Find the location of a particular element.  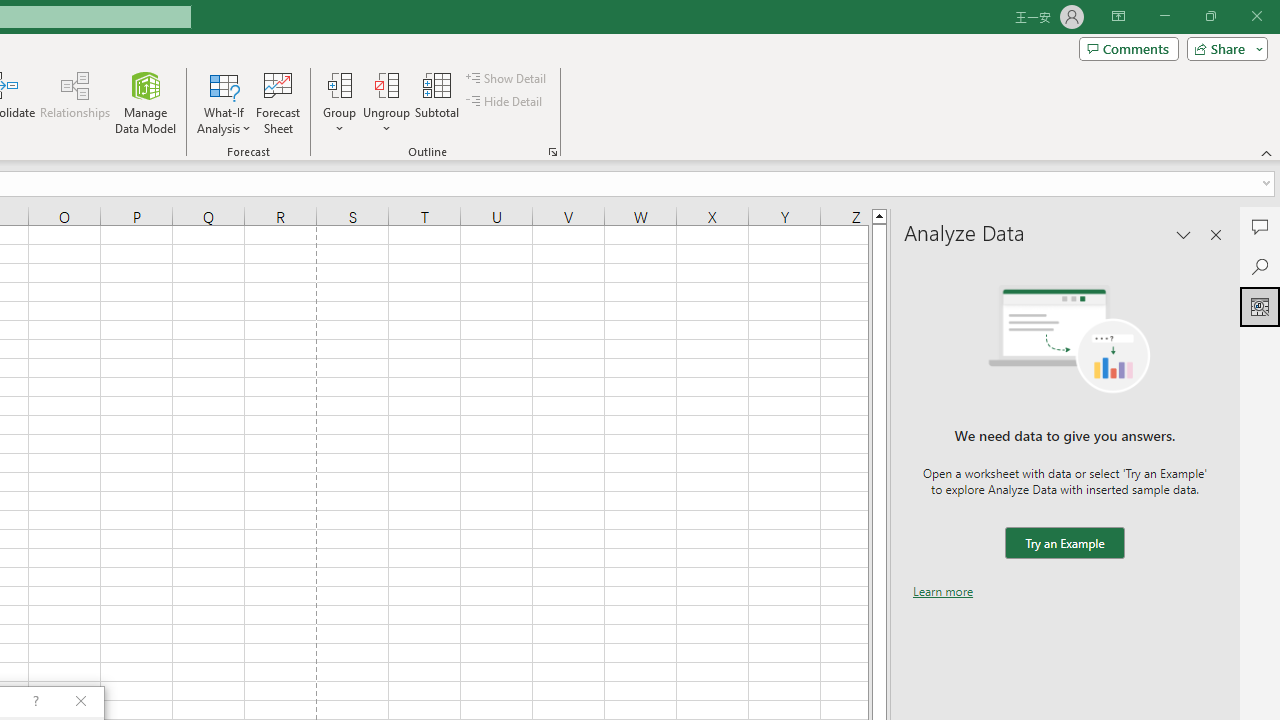

'Relationships' is located at coordinates (75, 103).